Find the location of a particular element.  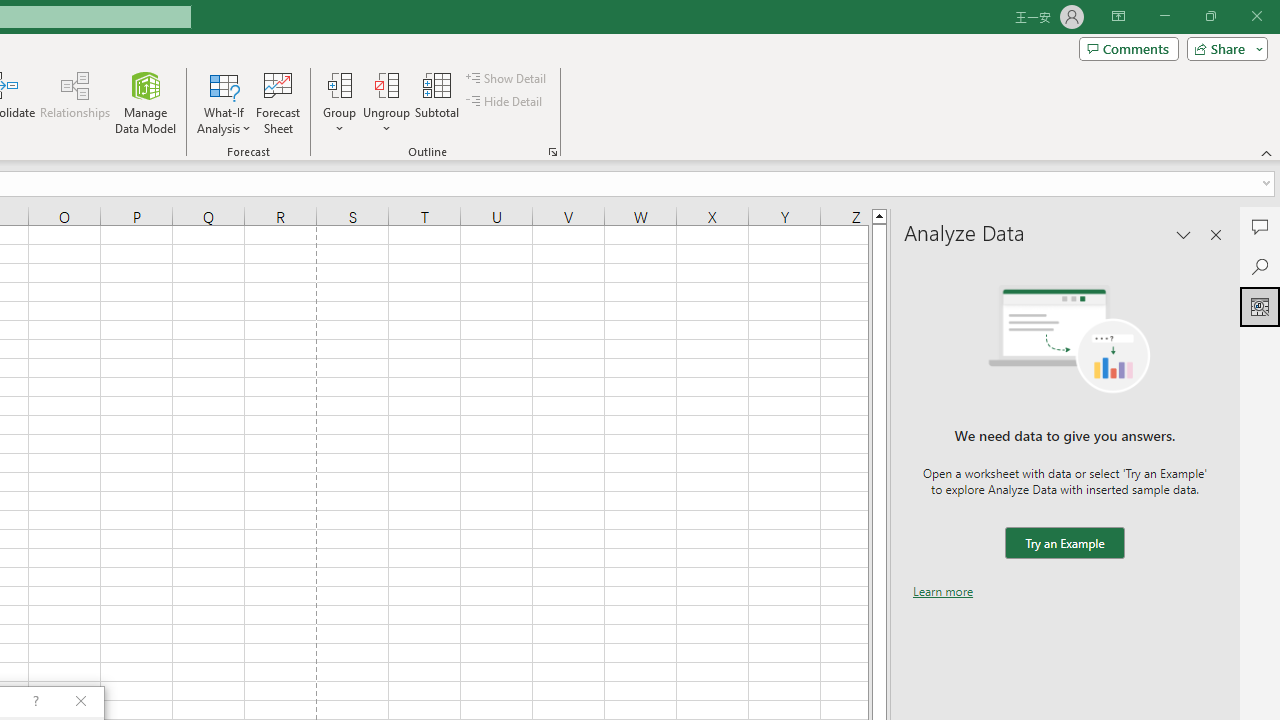

'Relationships' is located at coordinates (75, 103).